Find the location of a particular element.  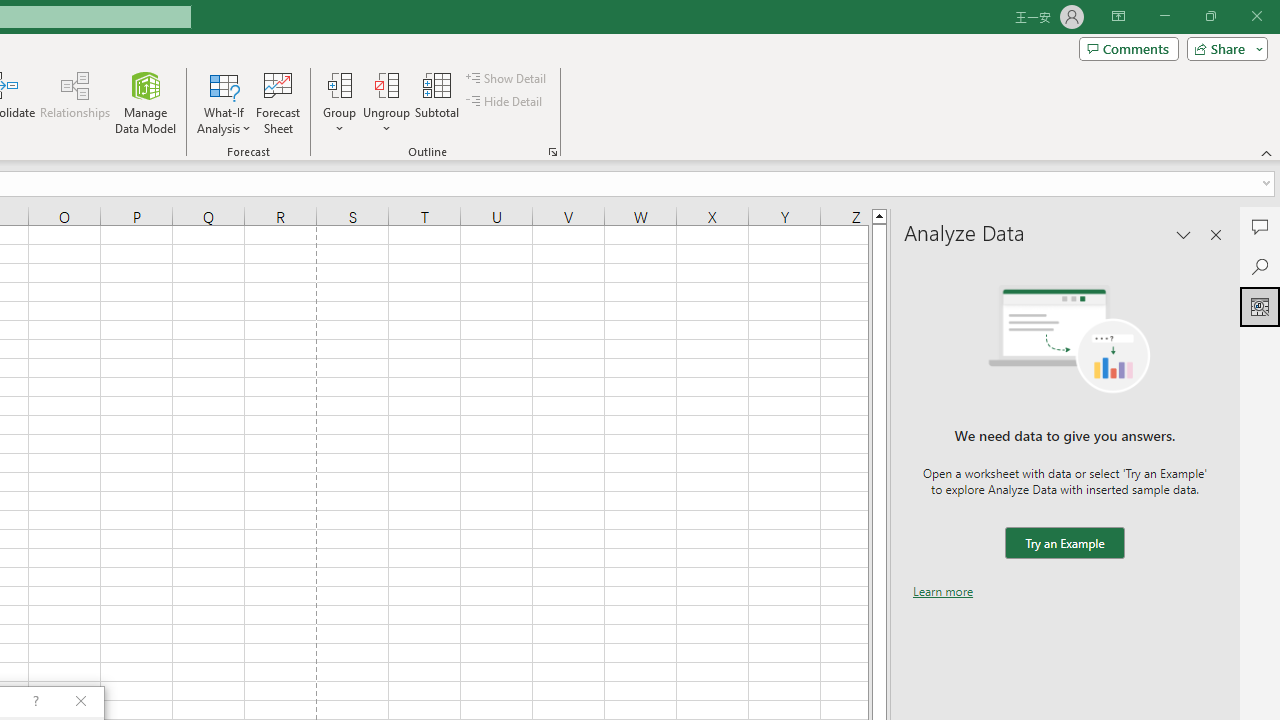

'Relationships' is located at coordinates (75, 103).